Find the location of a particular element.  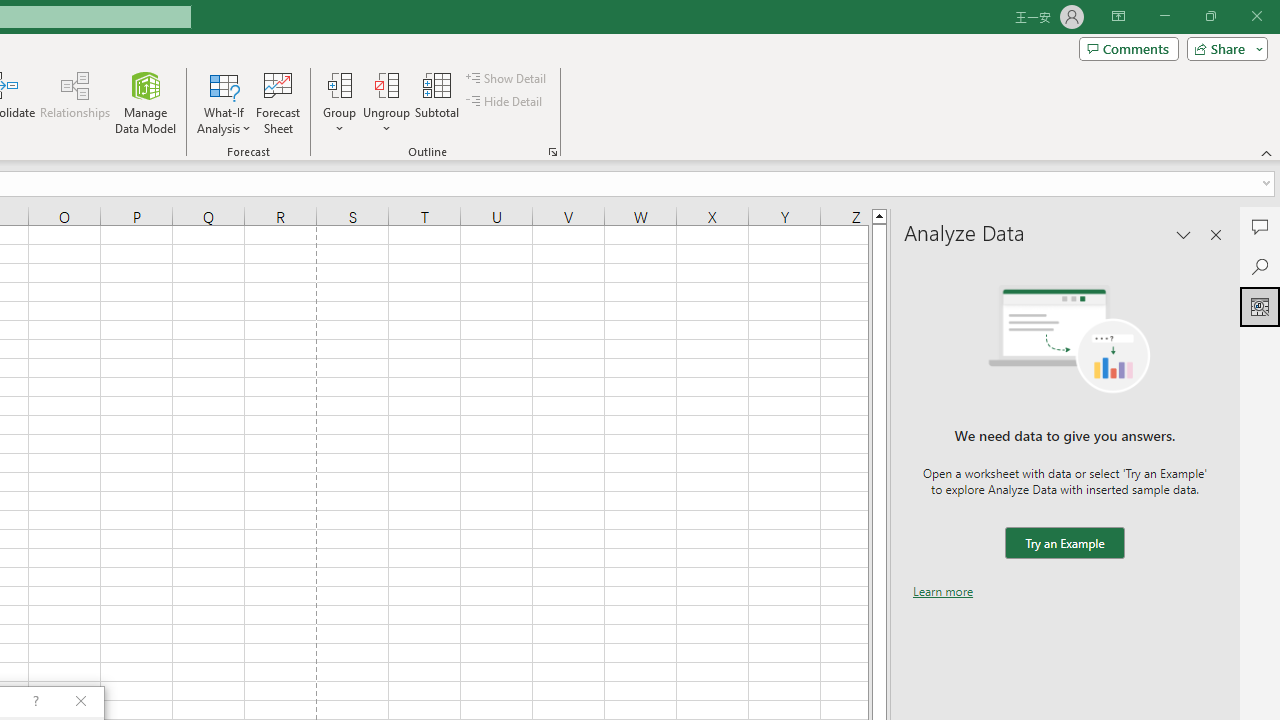

'Relationships' is located at coordinates (75, 103).